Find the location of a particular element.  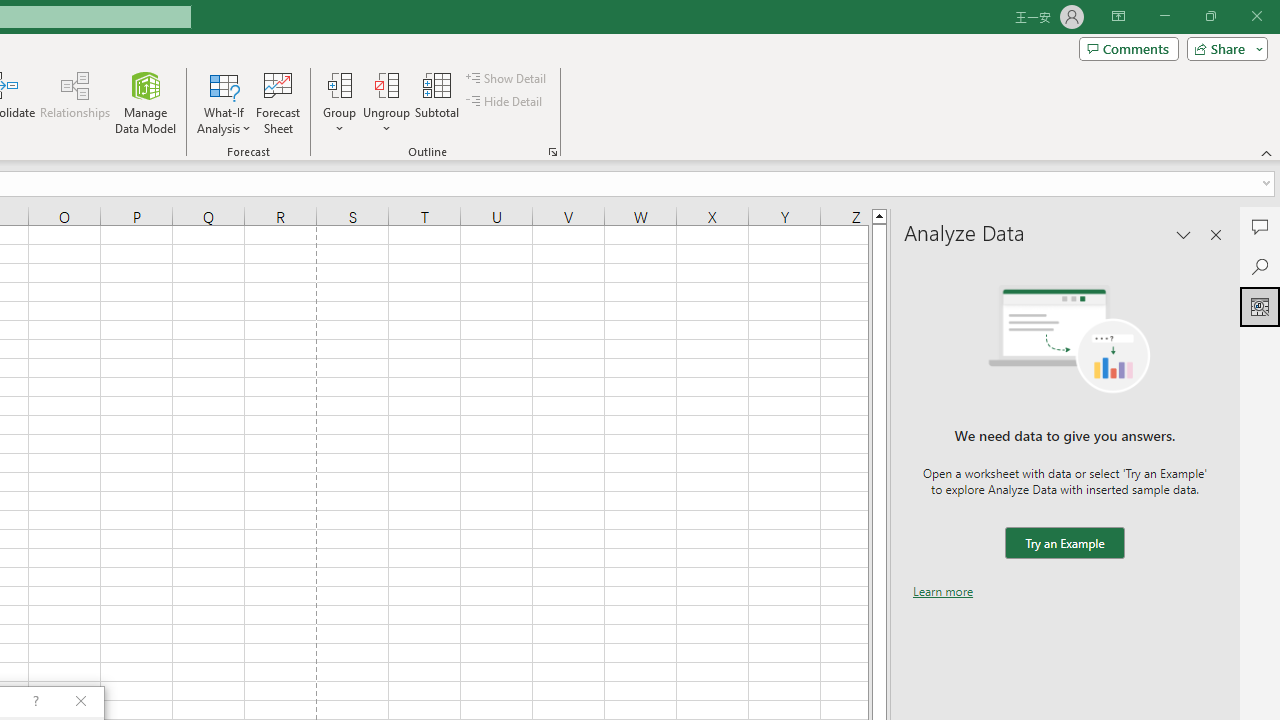

'Relationships' is located at coordinates (75, 103).